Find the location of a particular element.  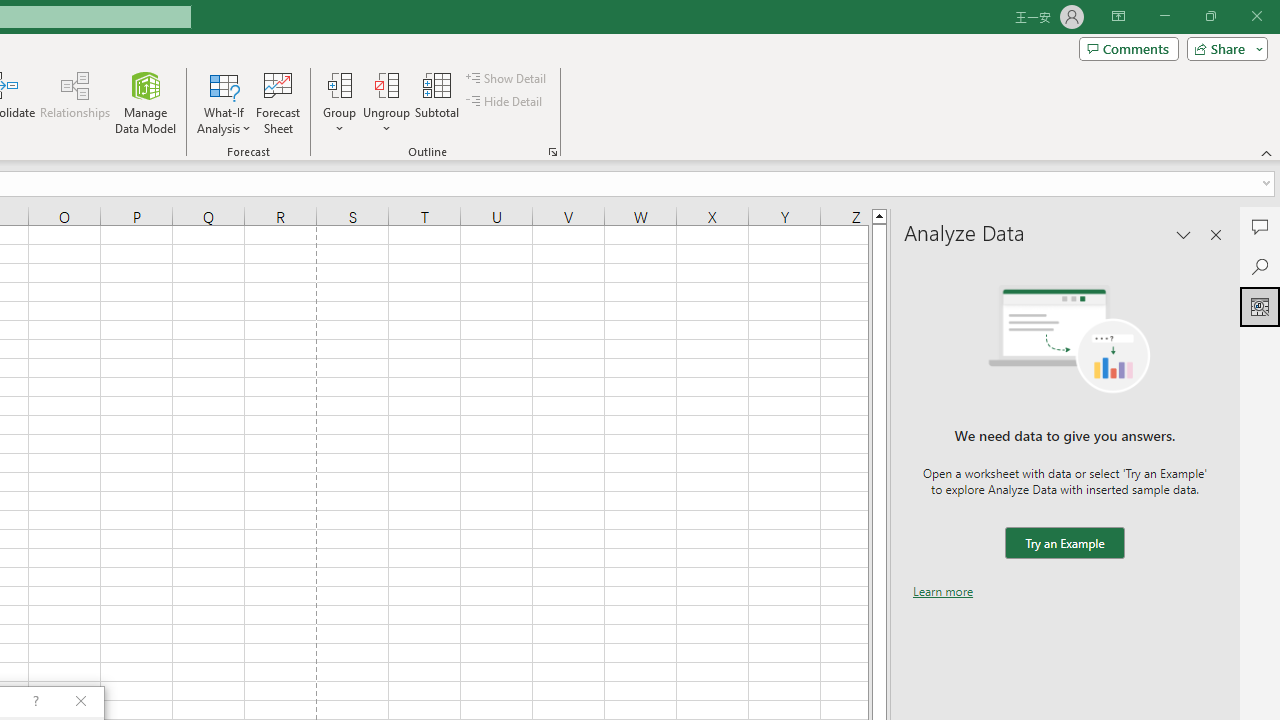

'Relationships' is located at coordinates (75, 103).